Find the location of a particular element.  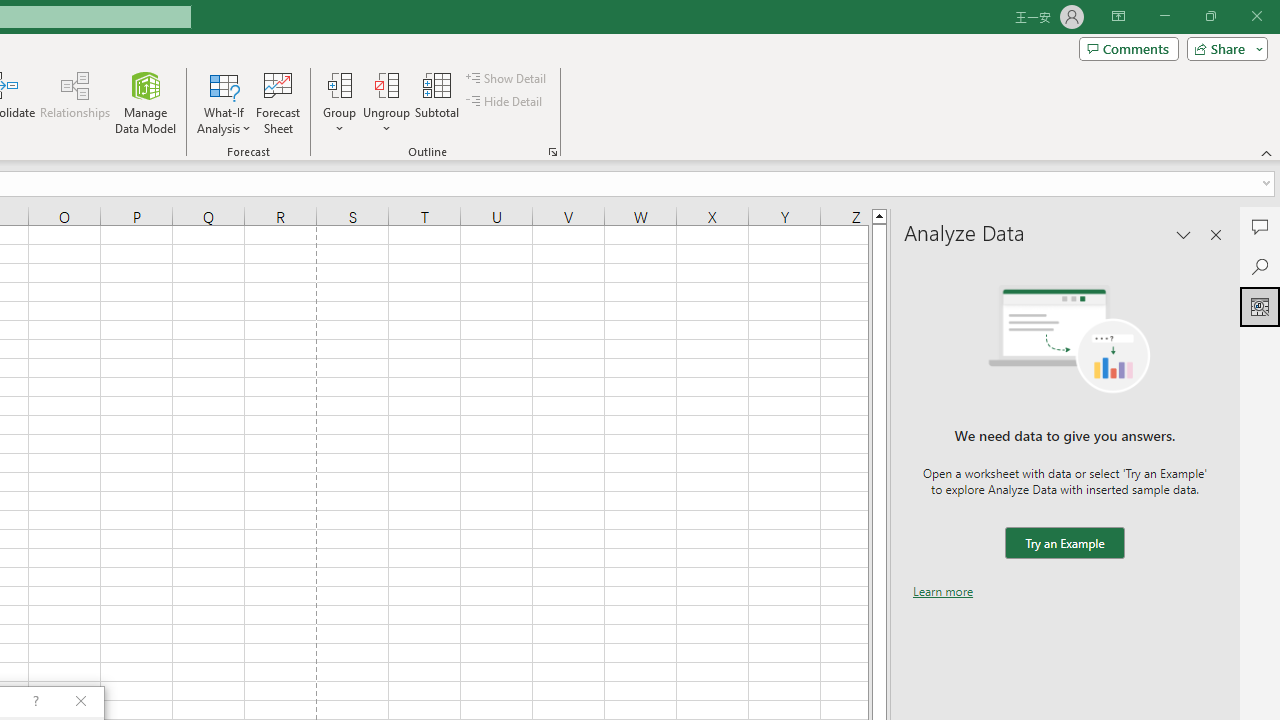

'Relationships' is located at coordinates (75, 103).